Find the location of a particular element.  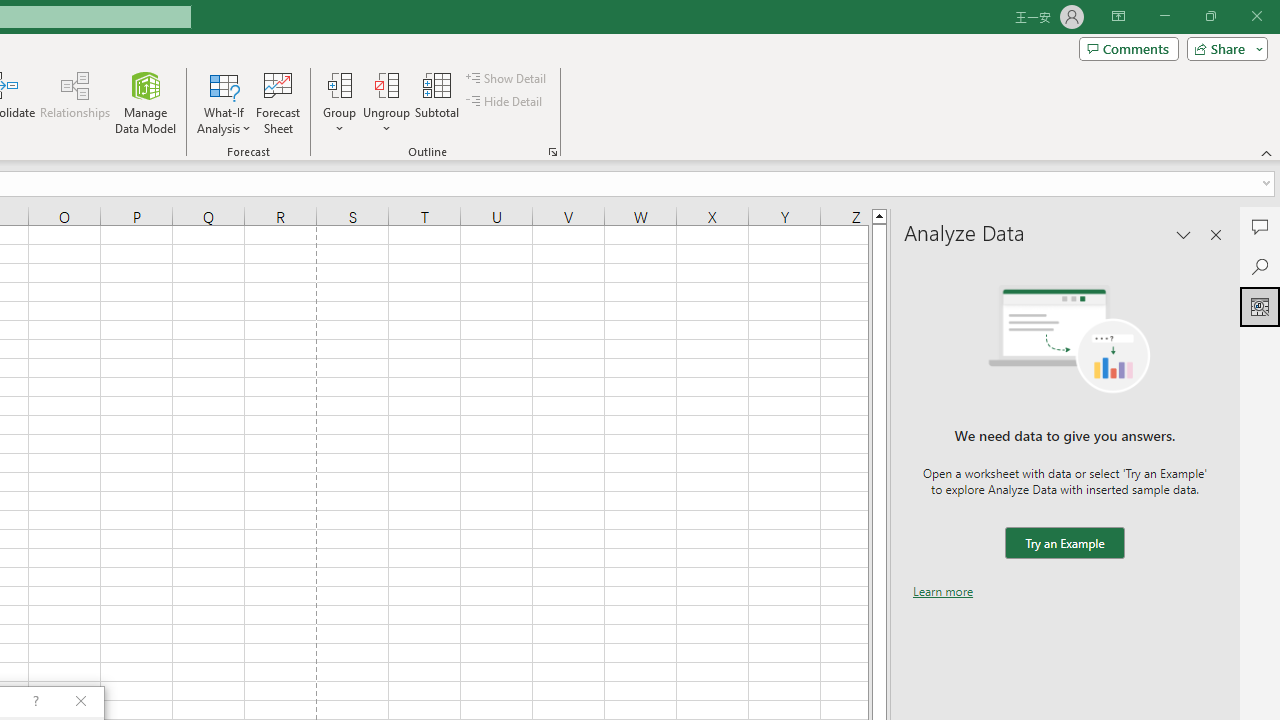

'Relationships' is located at coordinates (75, 103).